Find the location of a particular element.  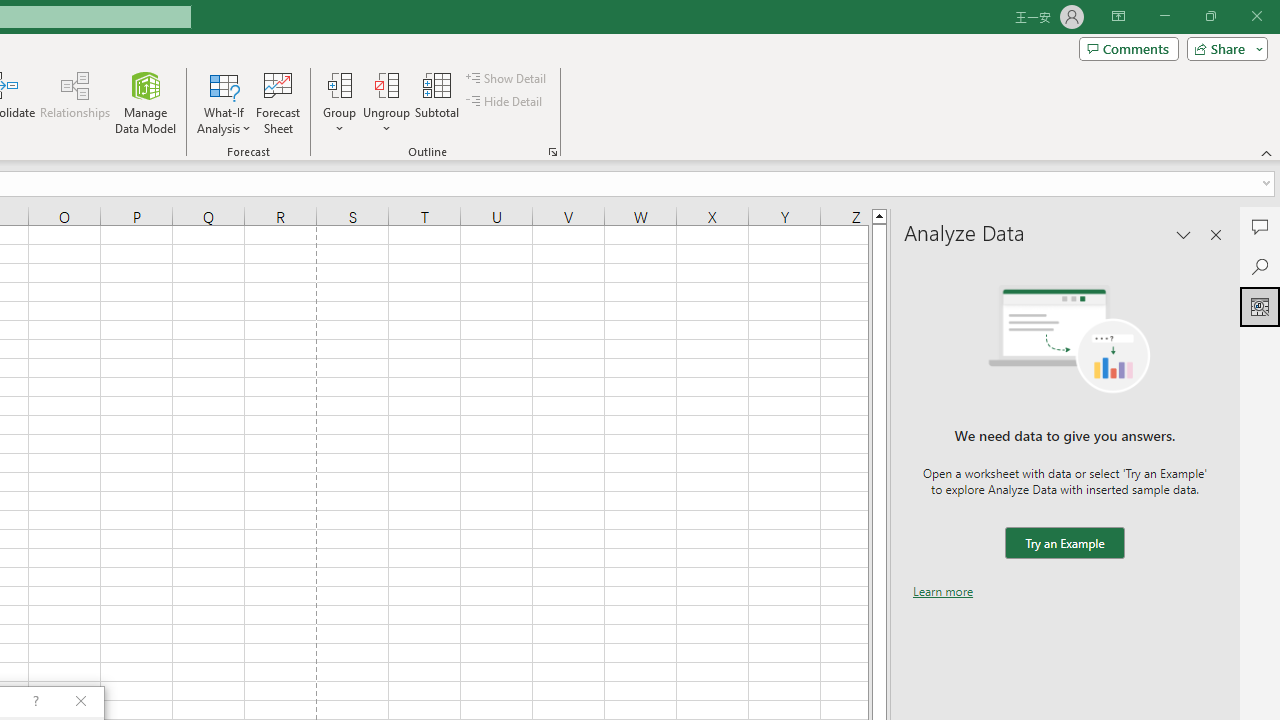

'Relationships' is located at coordinates (75, 103).